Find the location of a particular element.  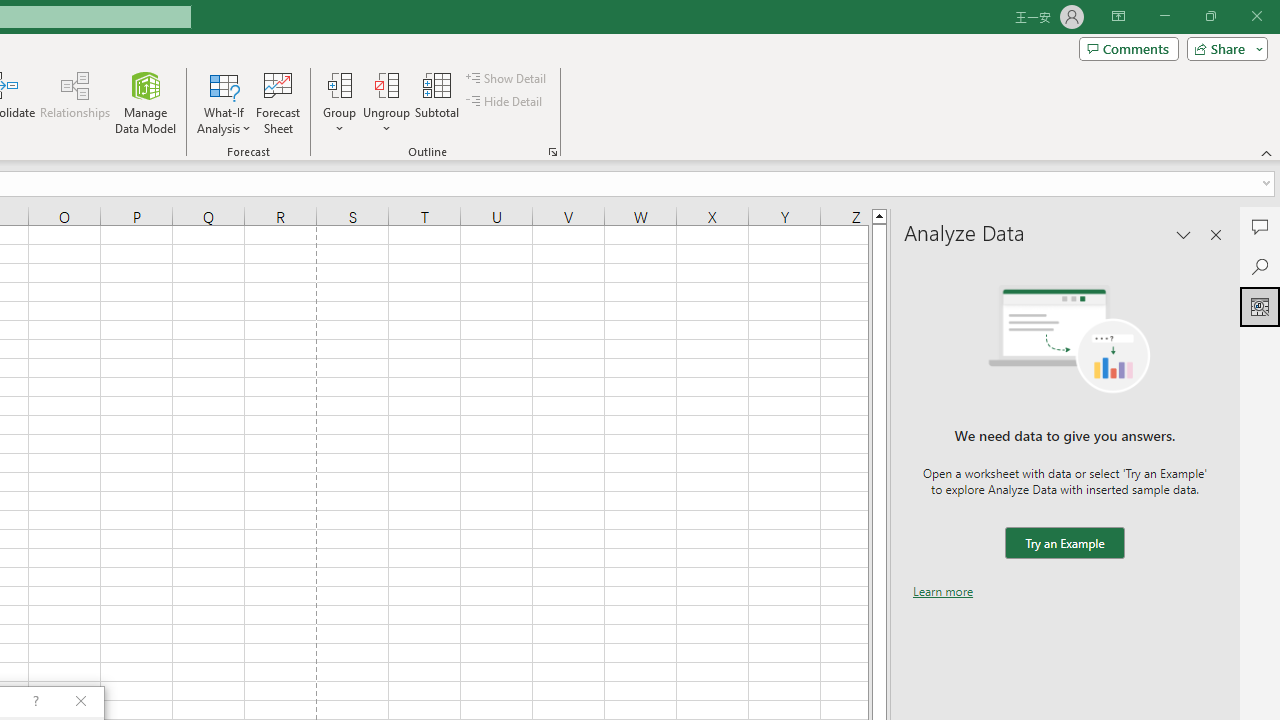

'Relationships' is located at coordinates (75, 103).